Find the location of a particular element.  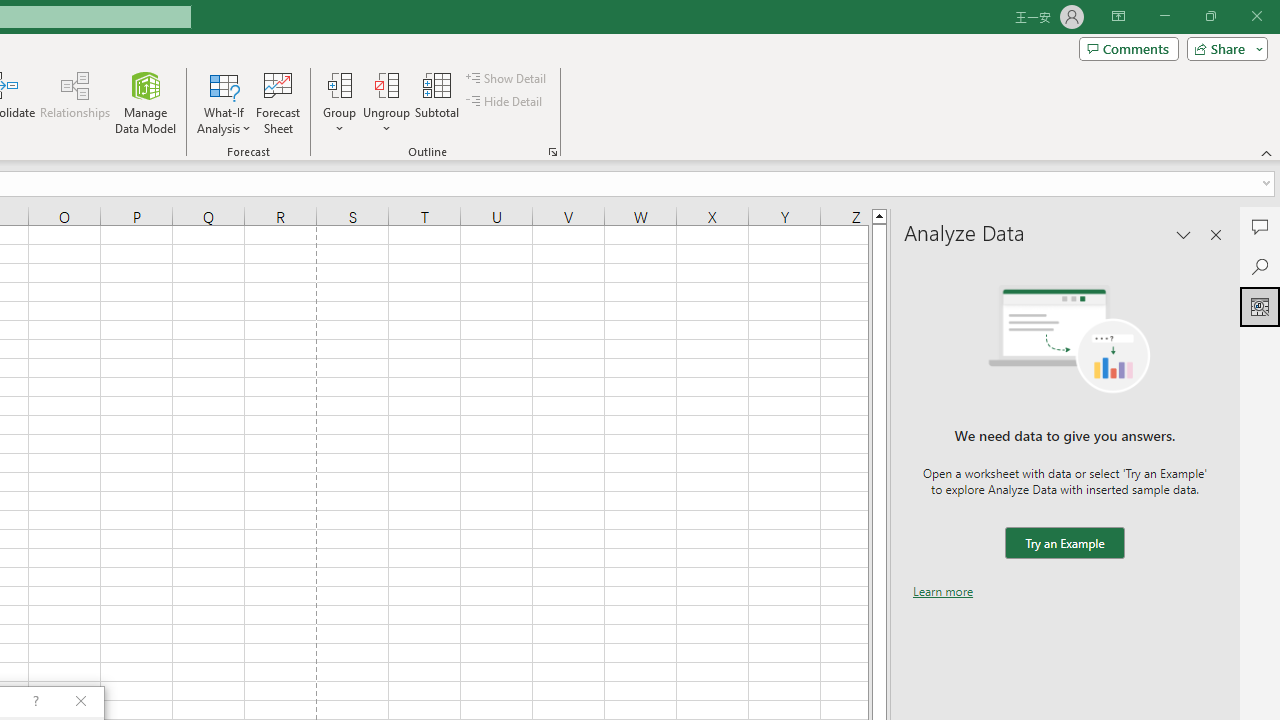

'Relationships' is located at coordinates (75, 103).